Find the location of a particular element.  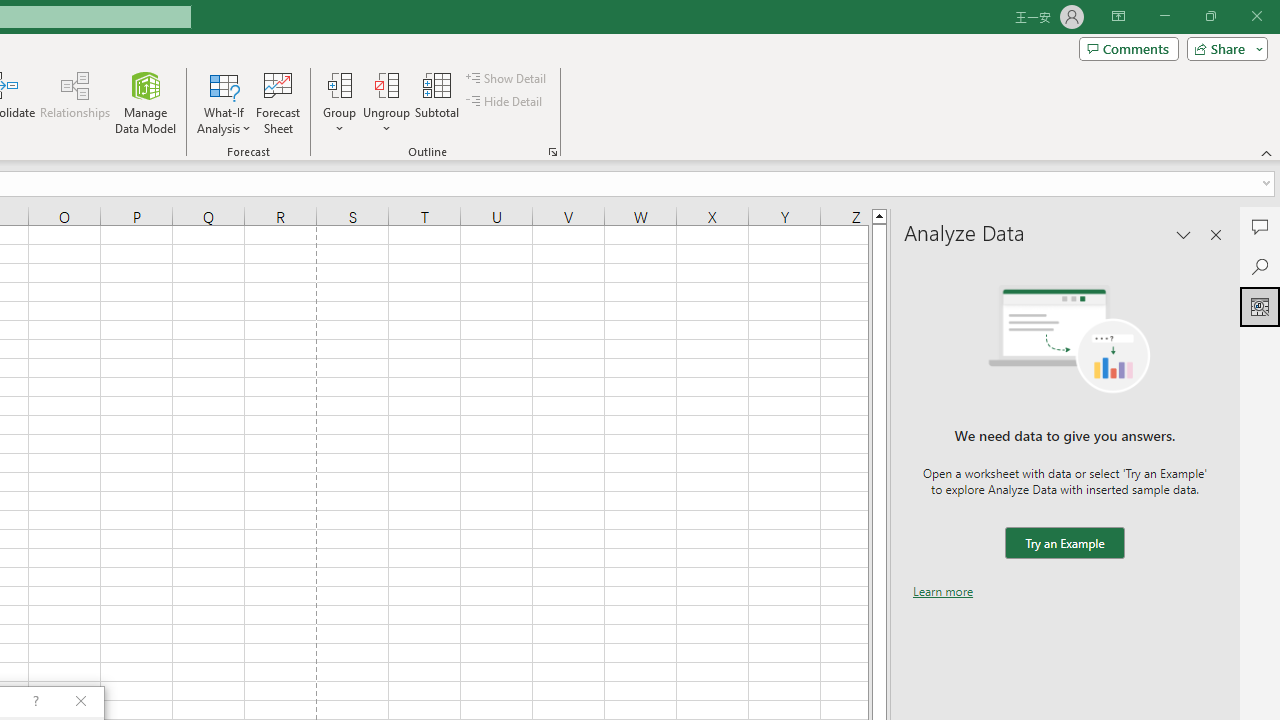

'Relationships' is located at coordinates (75, 103).